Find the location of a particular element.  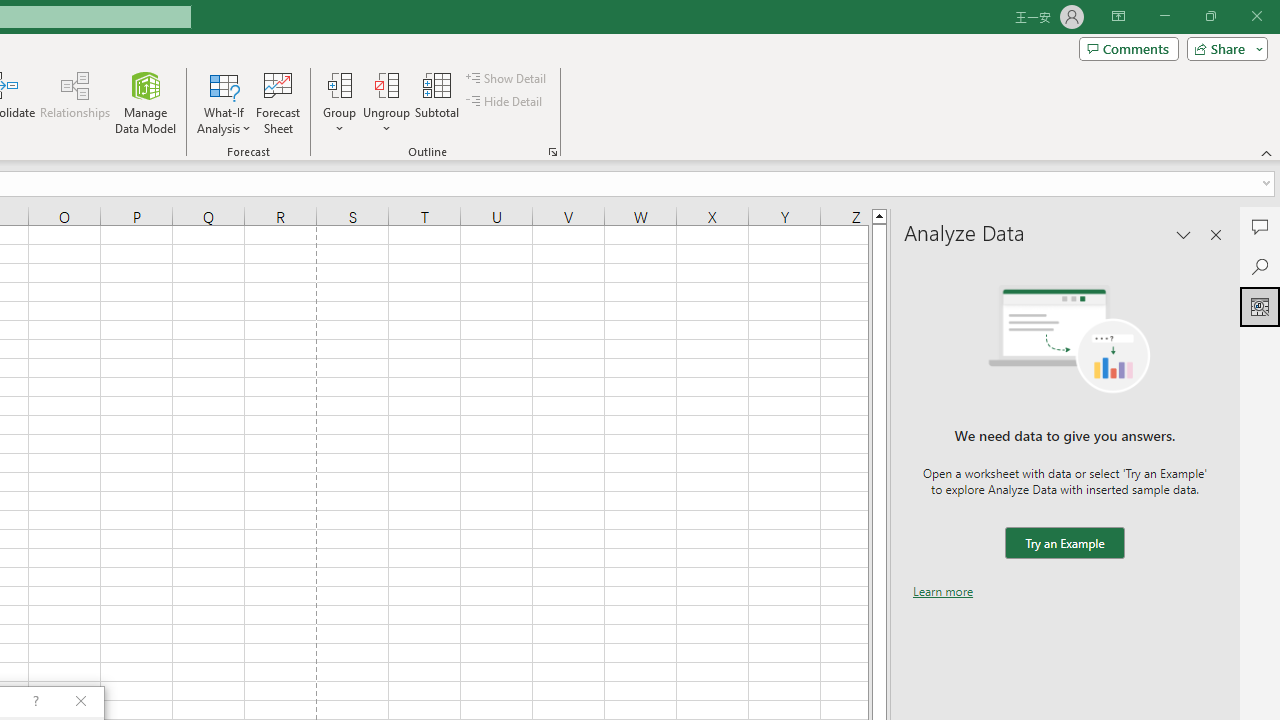

'Relationships' is located at coordinates (75, 103).